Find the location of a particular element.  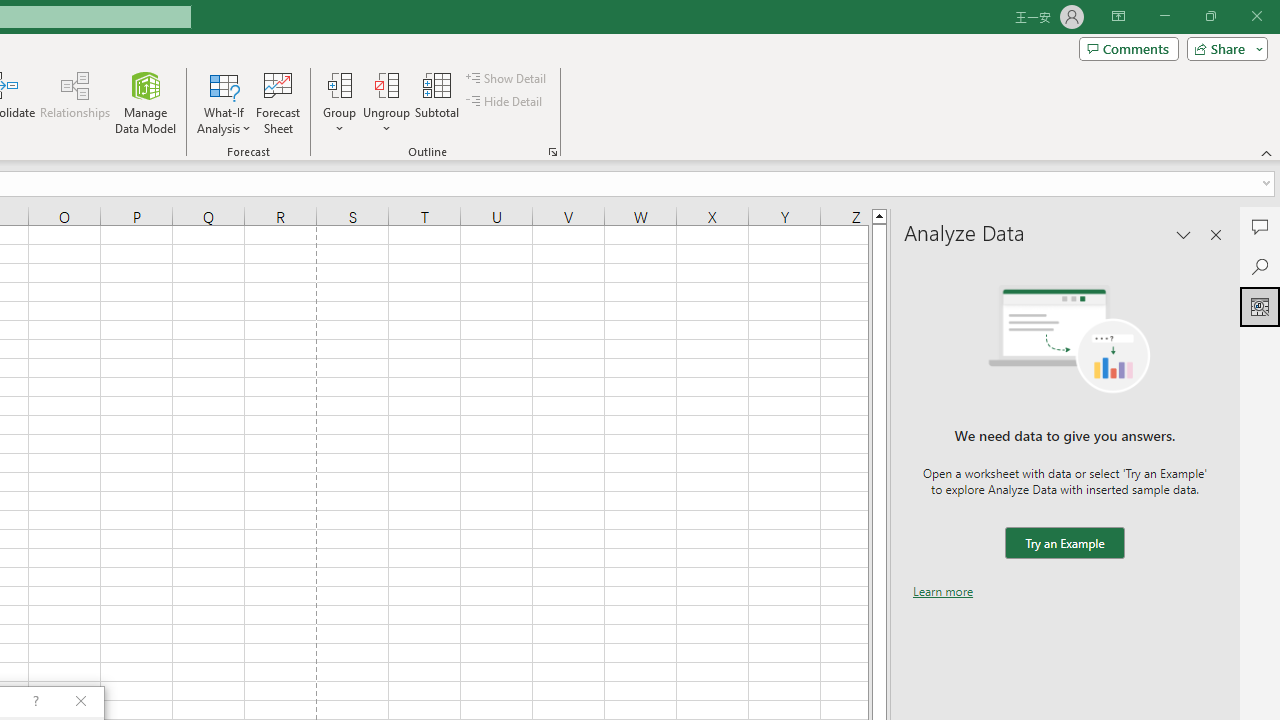

'Relationships' is located at coordinates (75, 103).